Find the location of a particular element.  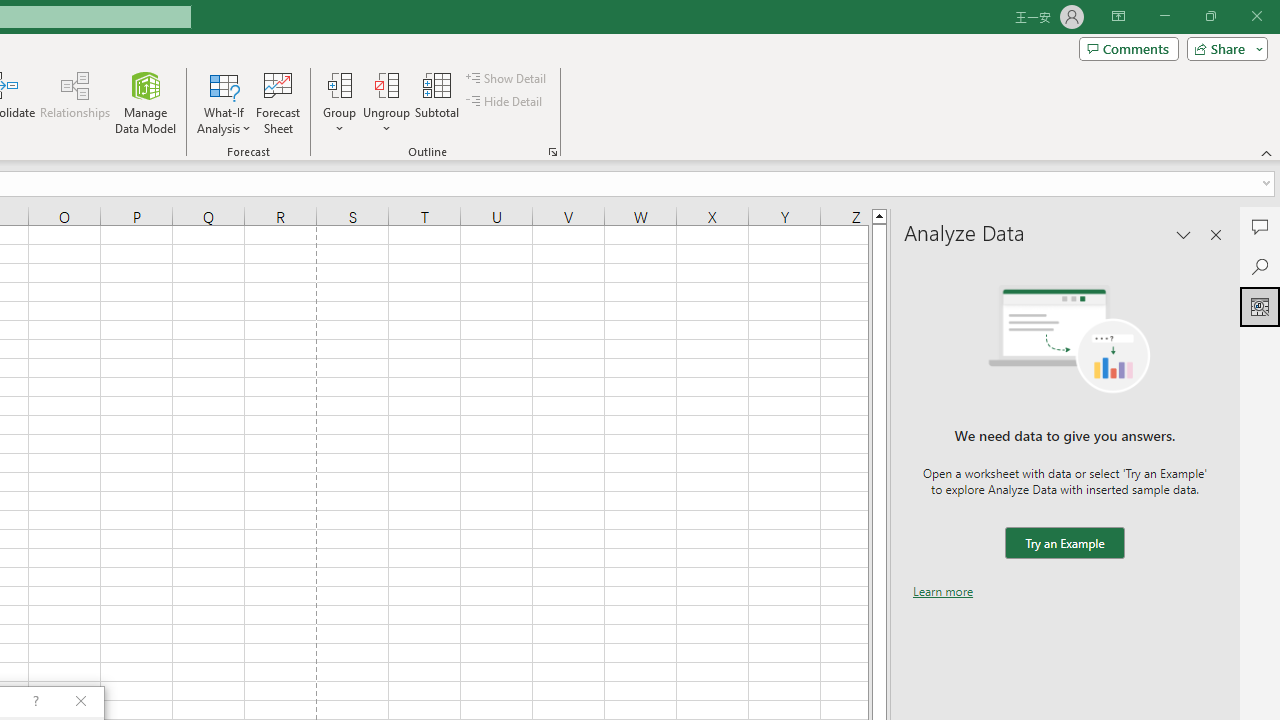

'Relationships' is located at coordinates (75, 103).